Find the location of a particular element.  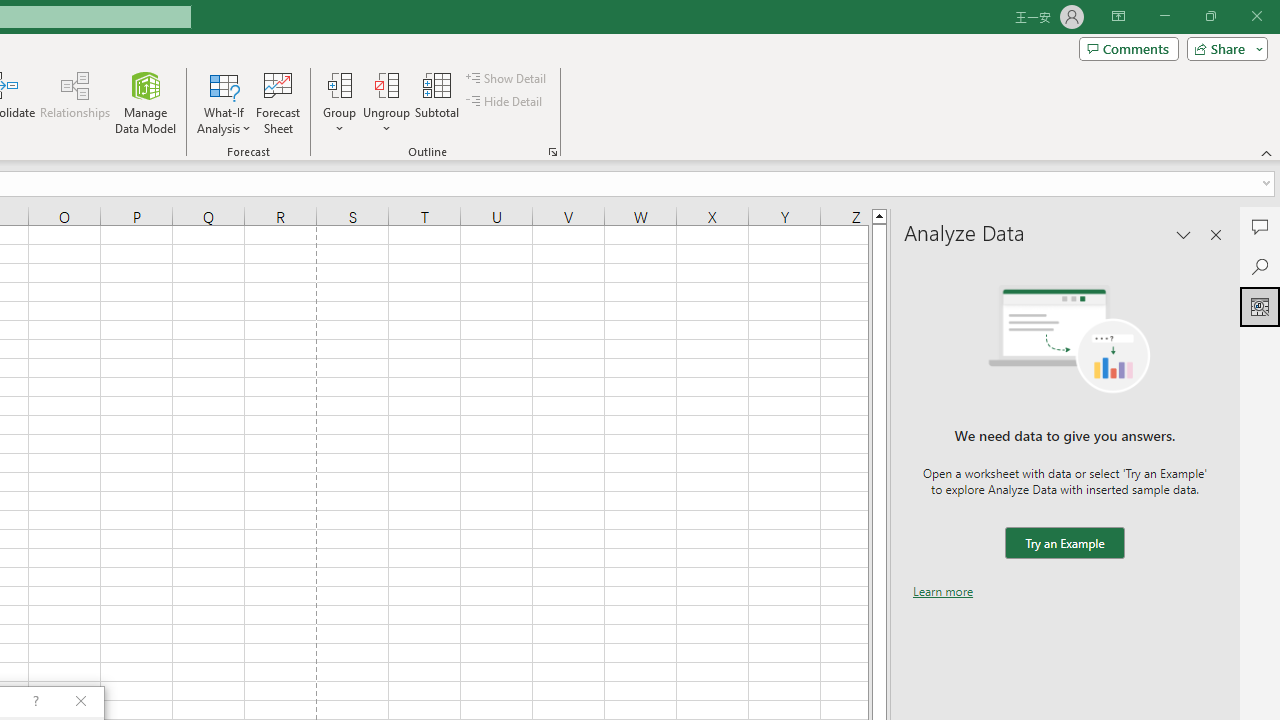

'Relationships' is located at coordinates (75, 103).